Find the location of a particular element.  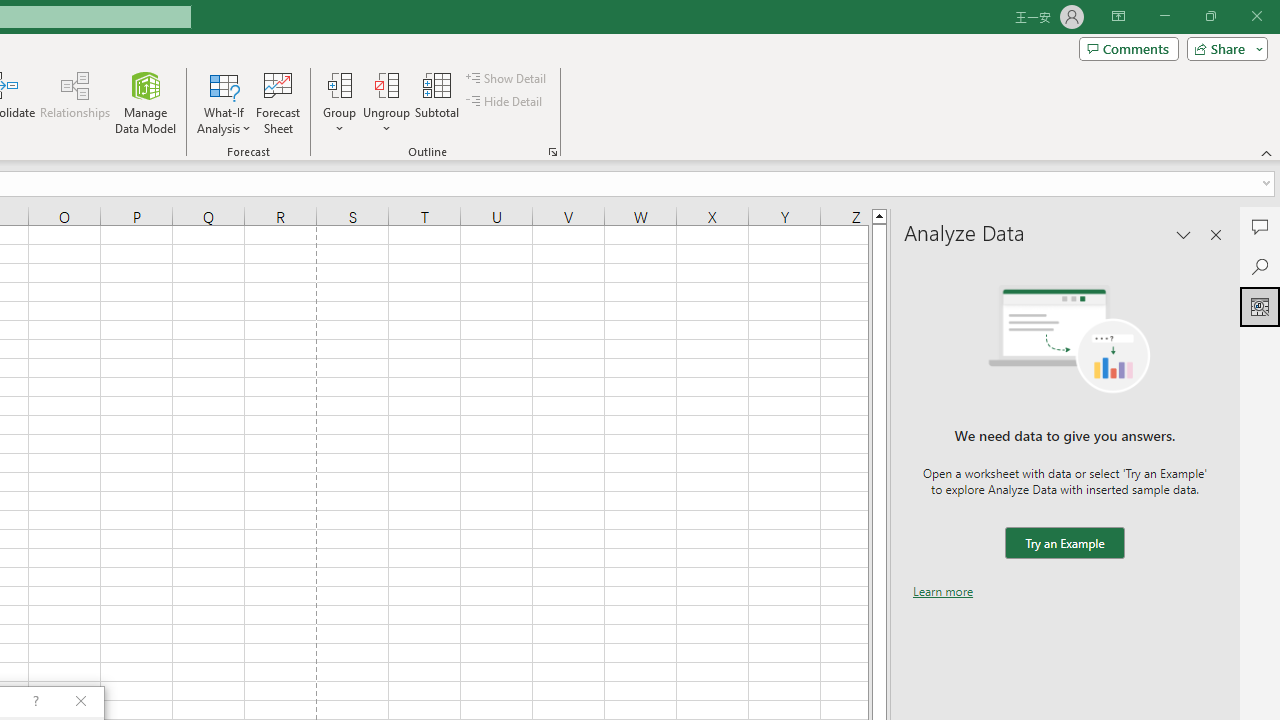

'Relationships' is located at coordinates (75, 103).